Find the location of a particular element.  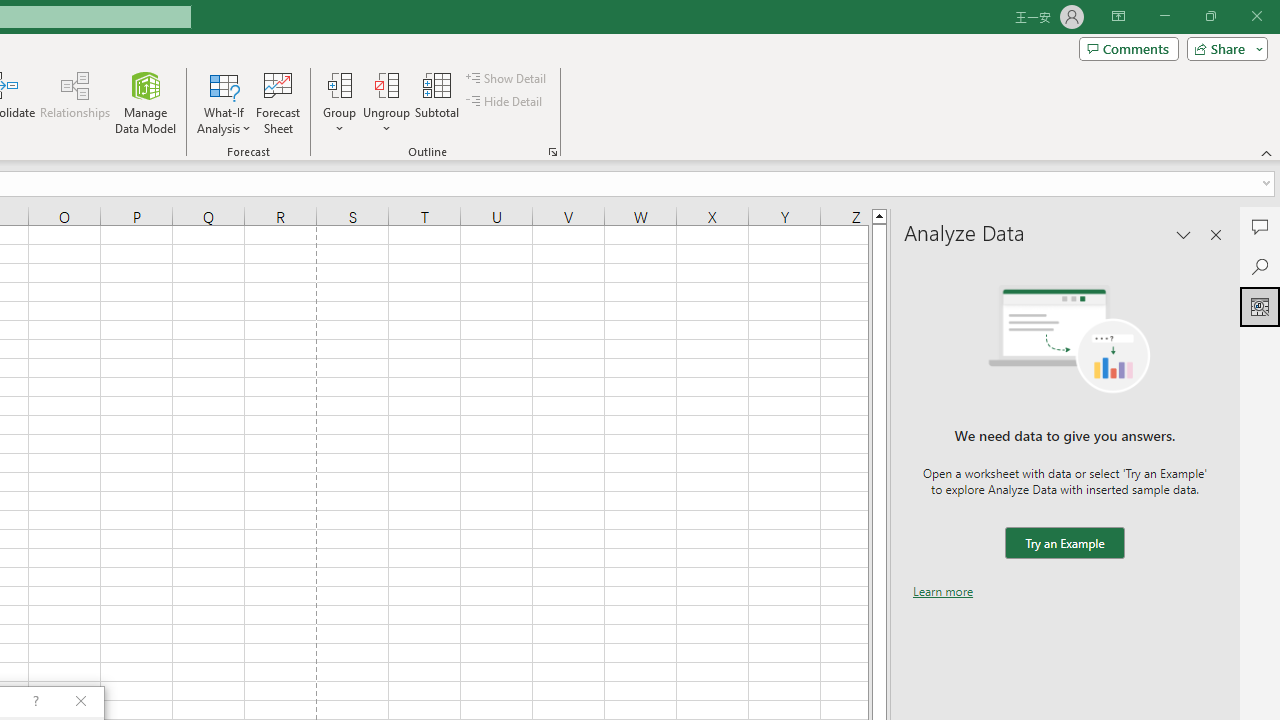

'Relationships' is located at coordinates (75, 103).